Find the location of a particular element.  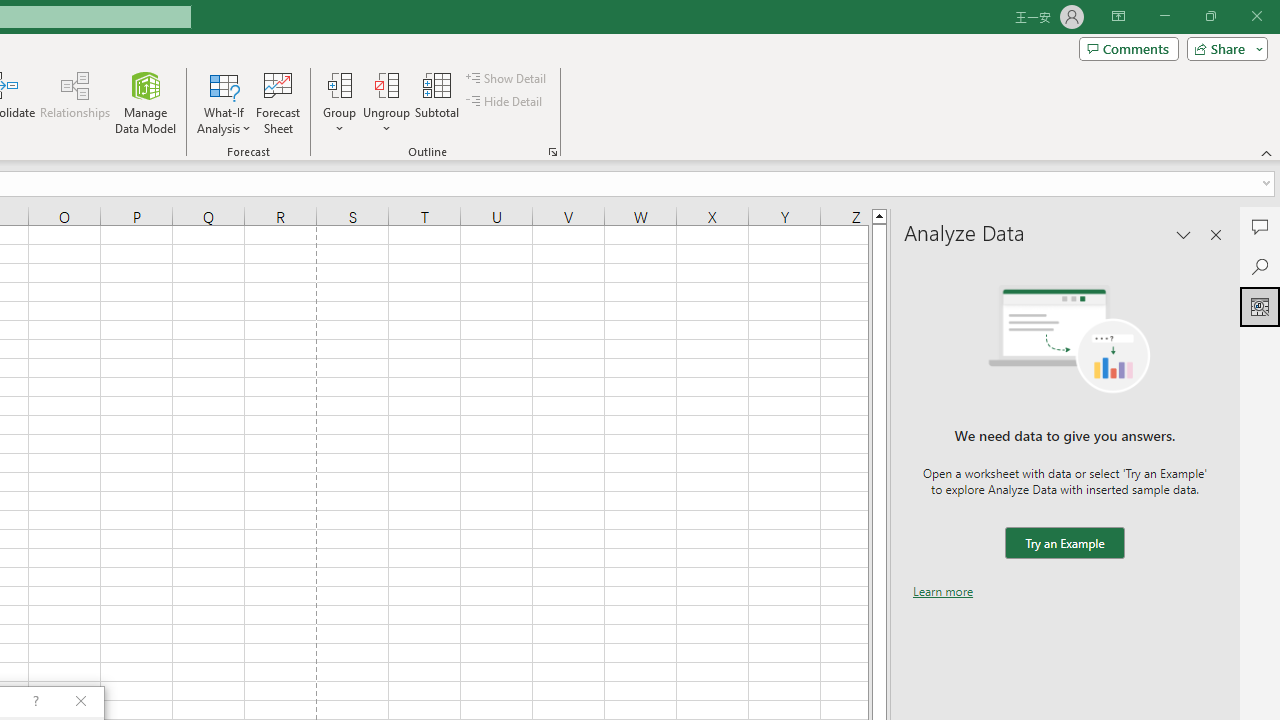

'Relationships' is located at coordinates (75, 103).